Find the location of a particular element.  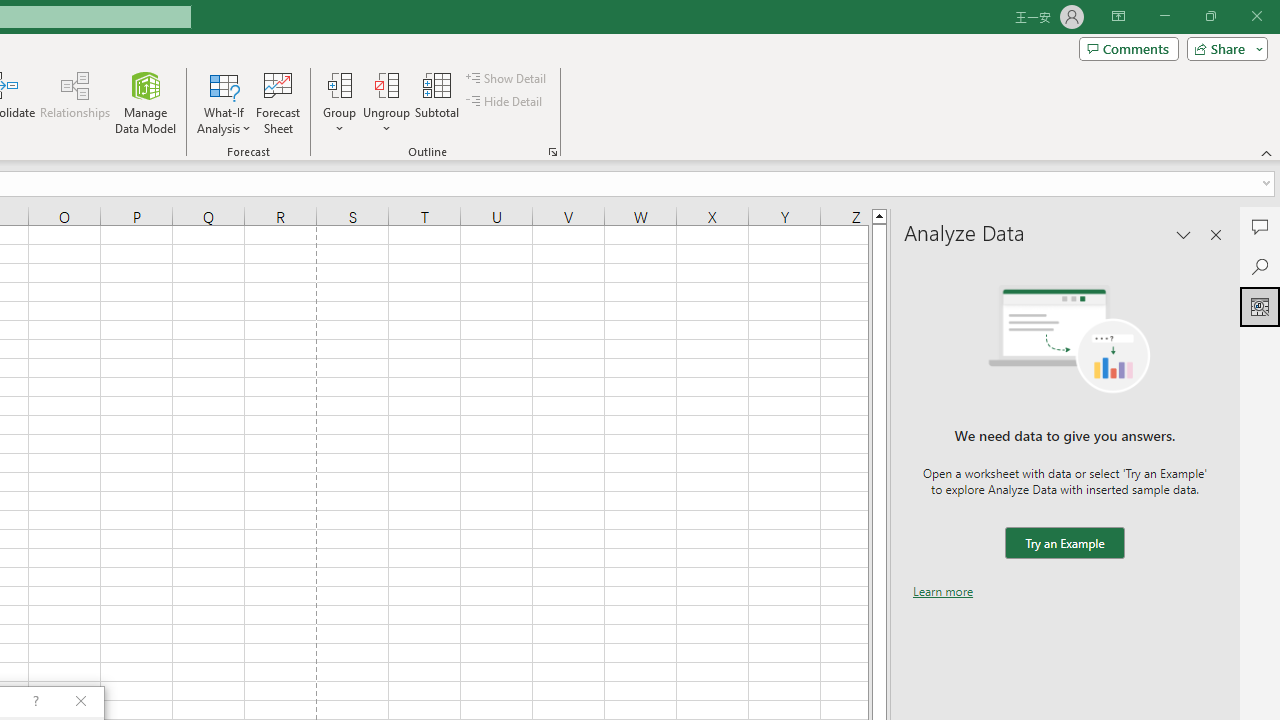

'Relationships' is located at coordinates (75, 103).